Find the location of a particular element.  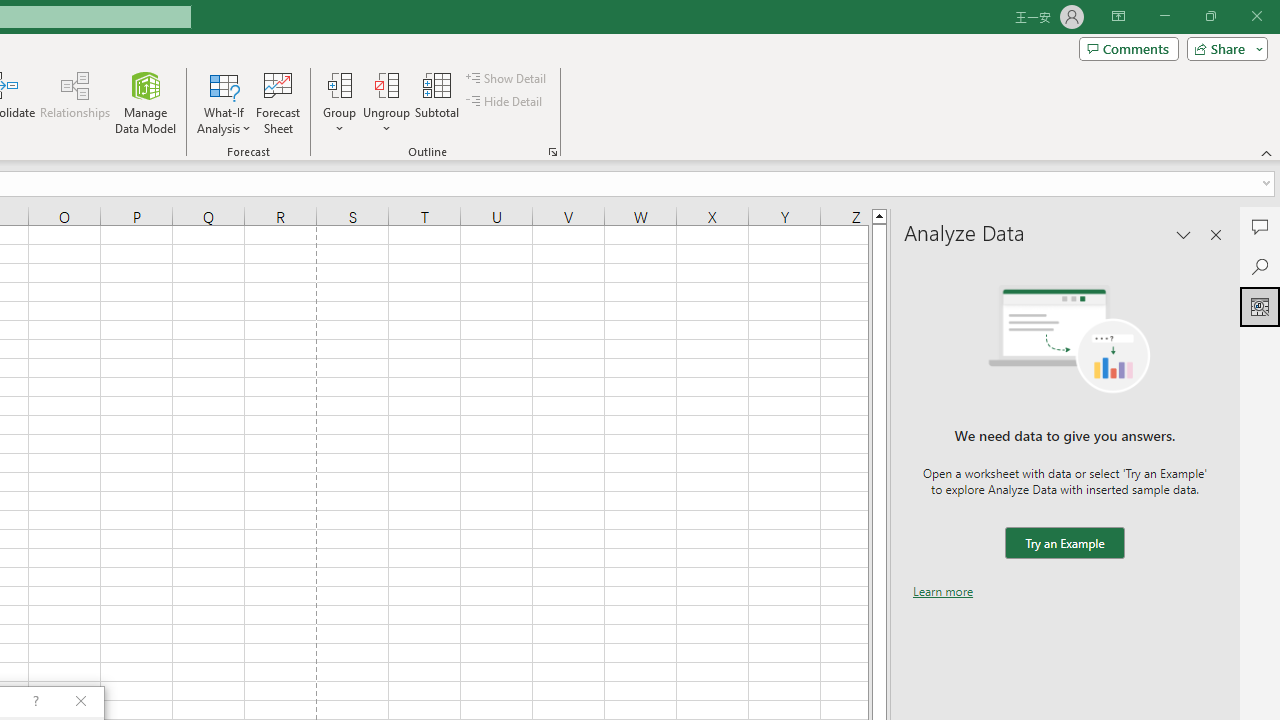

'Relationships' is located at coordinates (75, 103).